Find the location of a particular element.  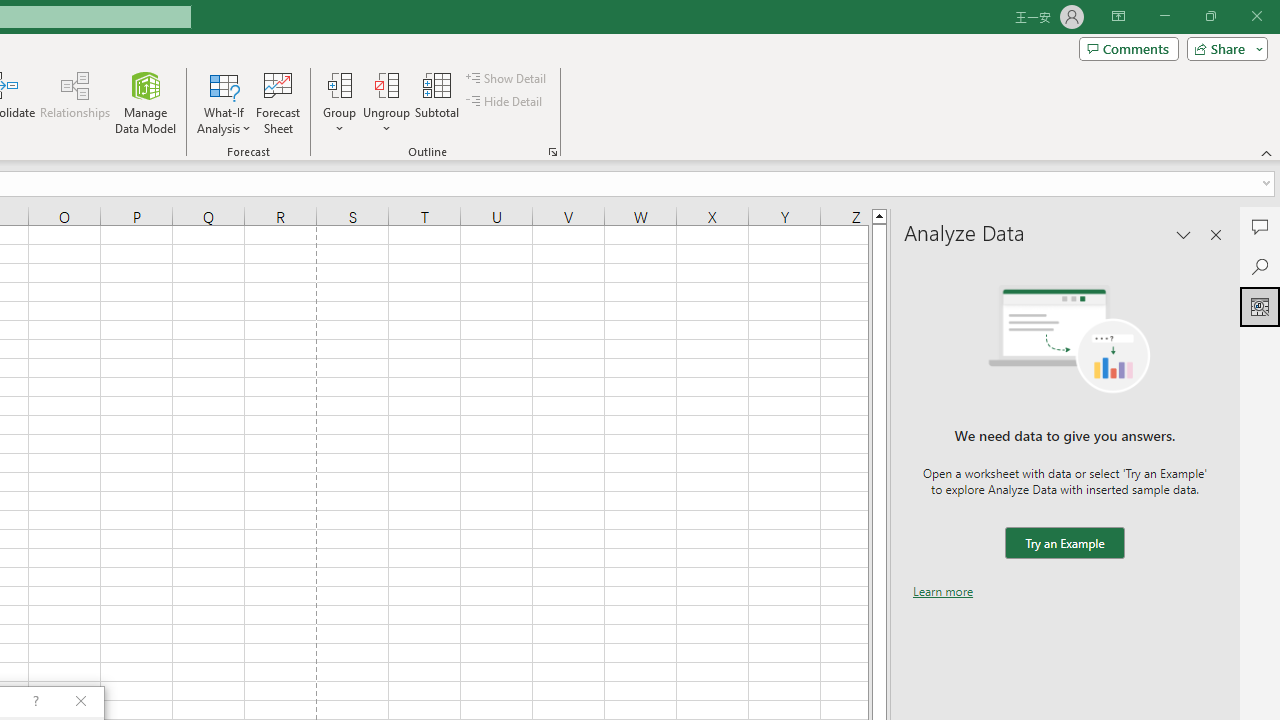

'Relationships' is located at coordinates (75, 103).